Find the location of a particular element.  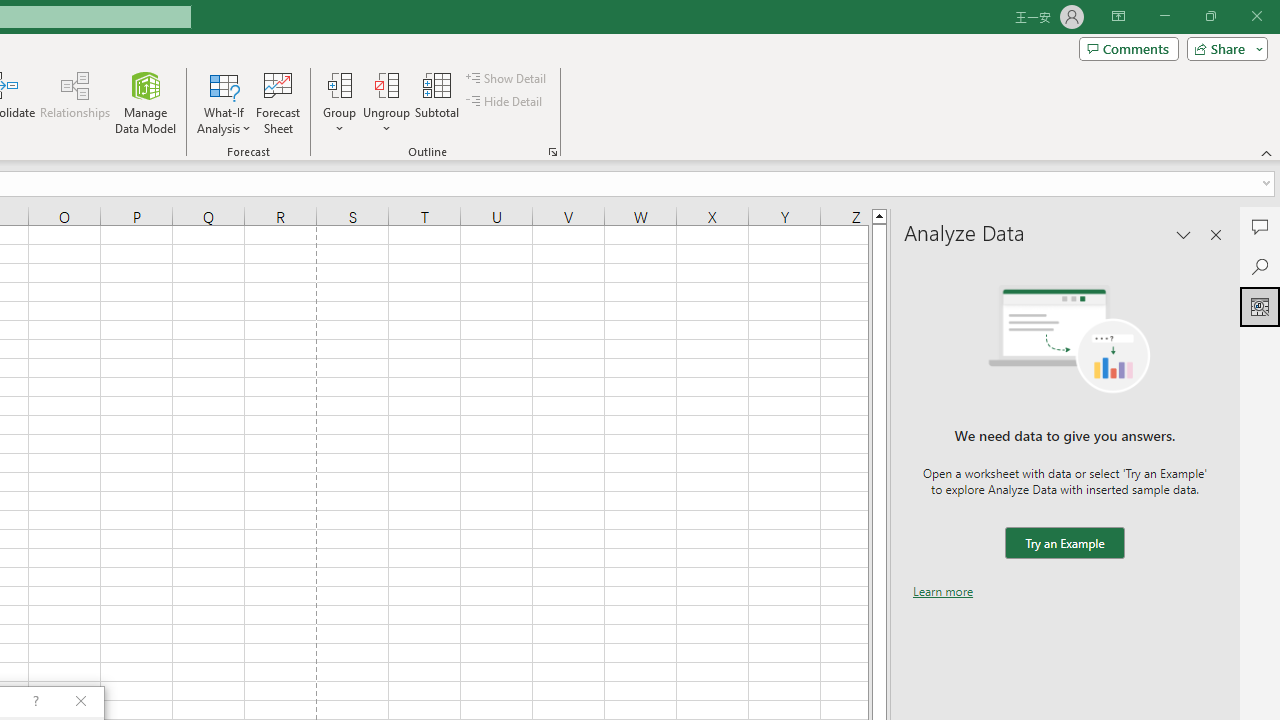

'Relationships' is located at coordinates (75, 103).